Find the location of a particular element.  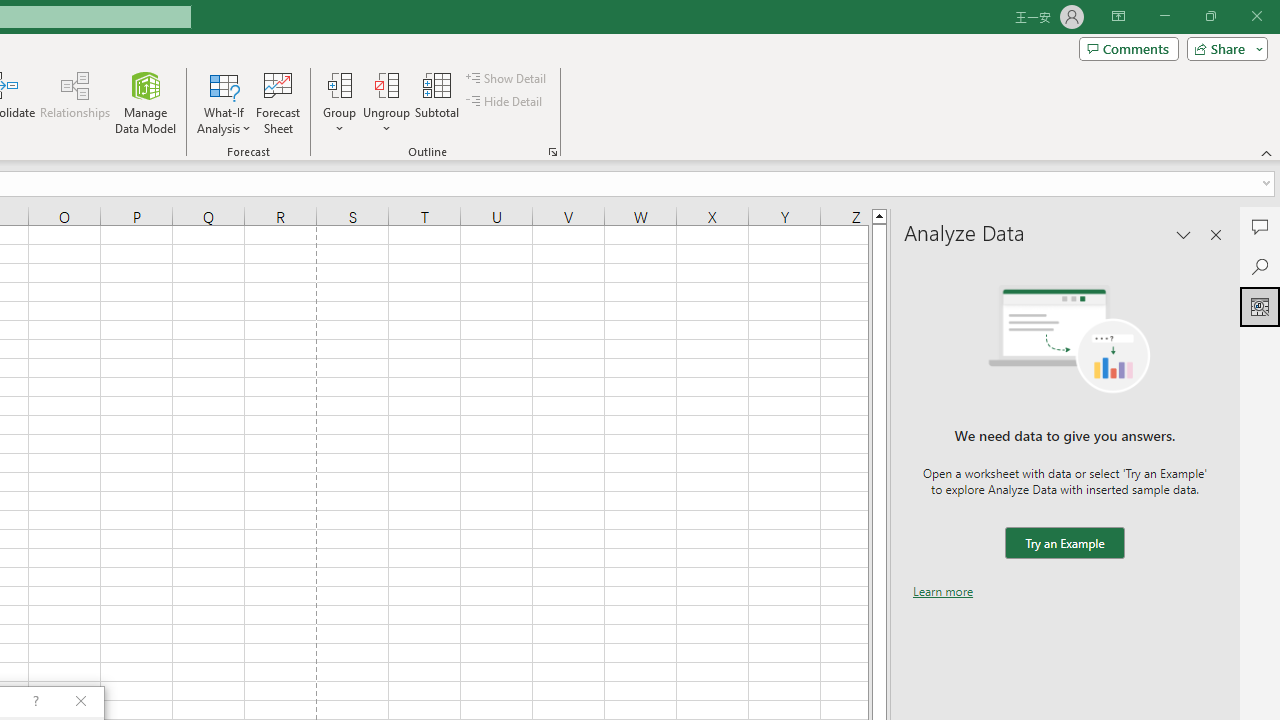

'Relationships' is located at coordinates (75, 103).